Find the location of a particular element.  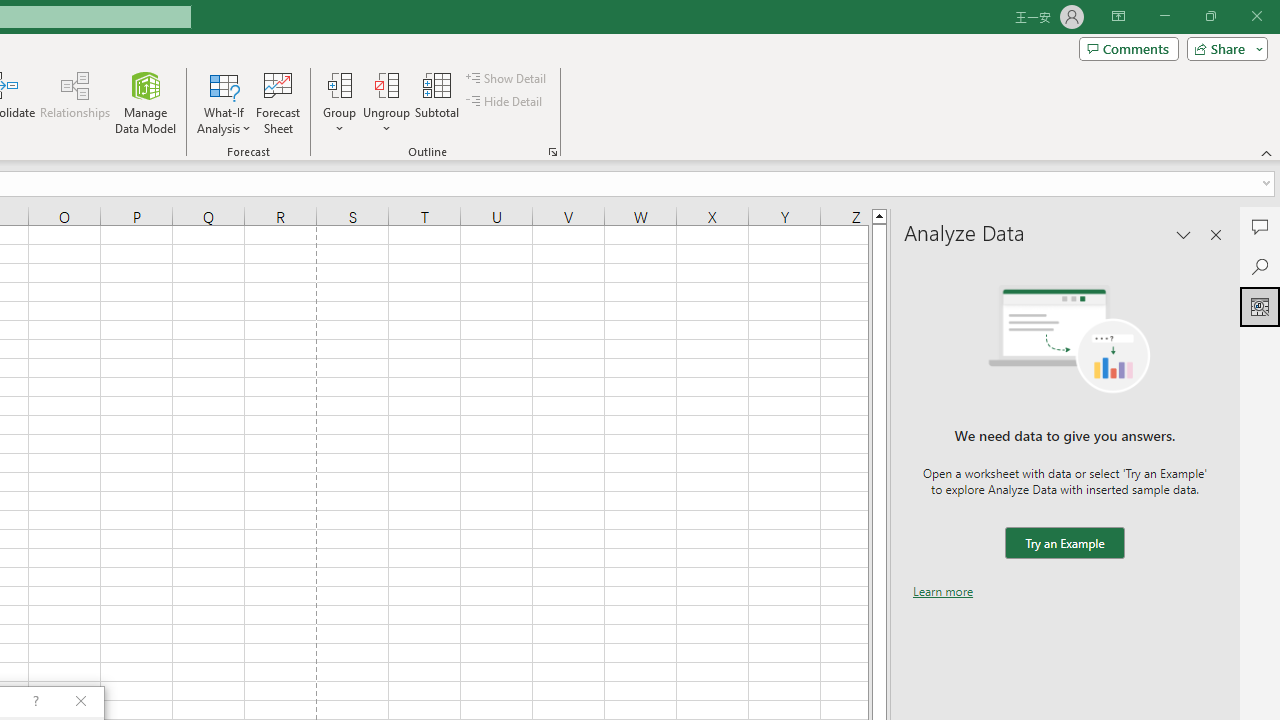

'Relationships' is located at coordinates (75, 103).